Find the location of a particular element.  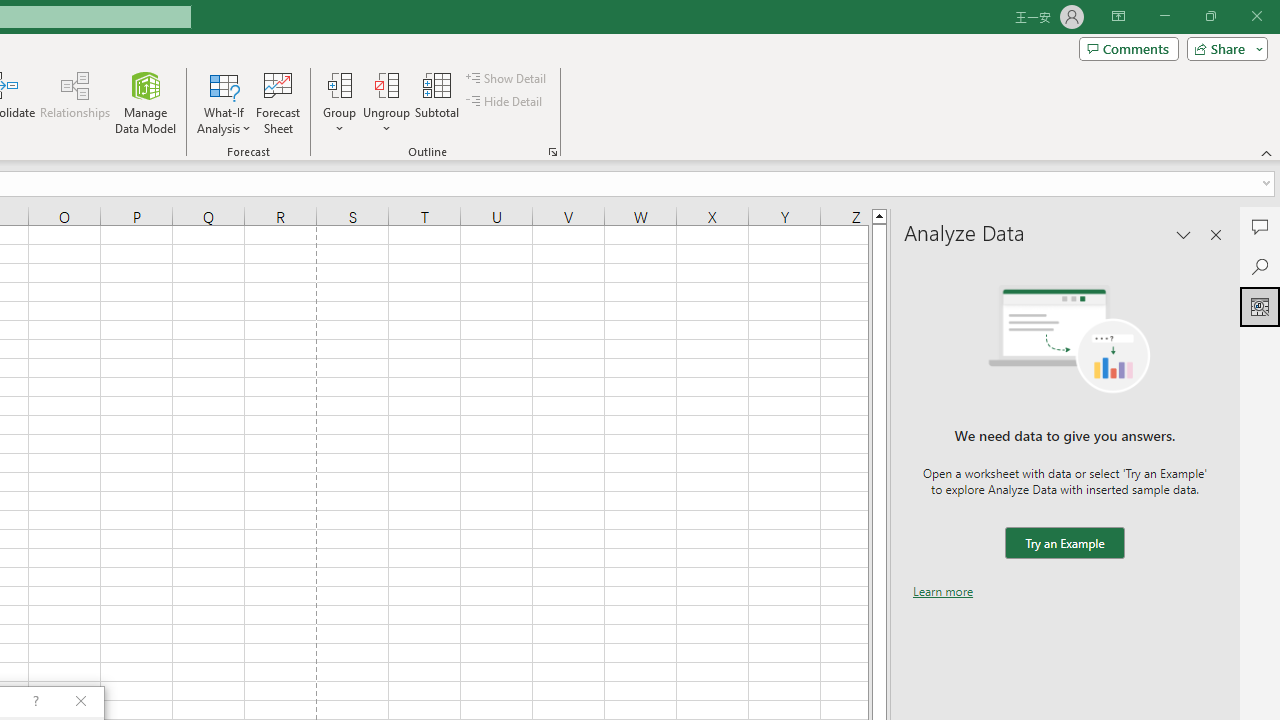

'Relationships' is located at coordinates (75, 103).